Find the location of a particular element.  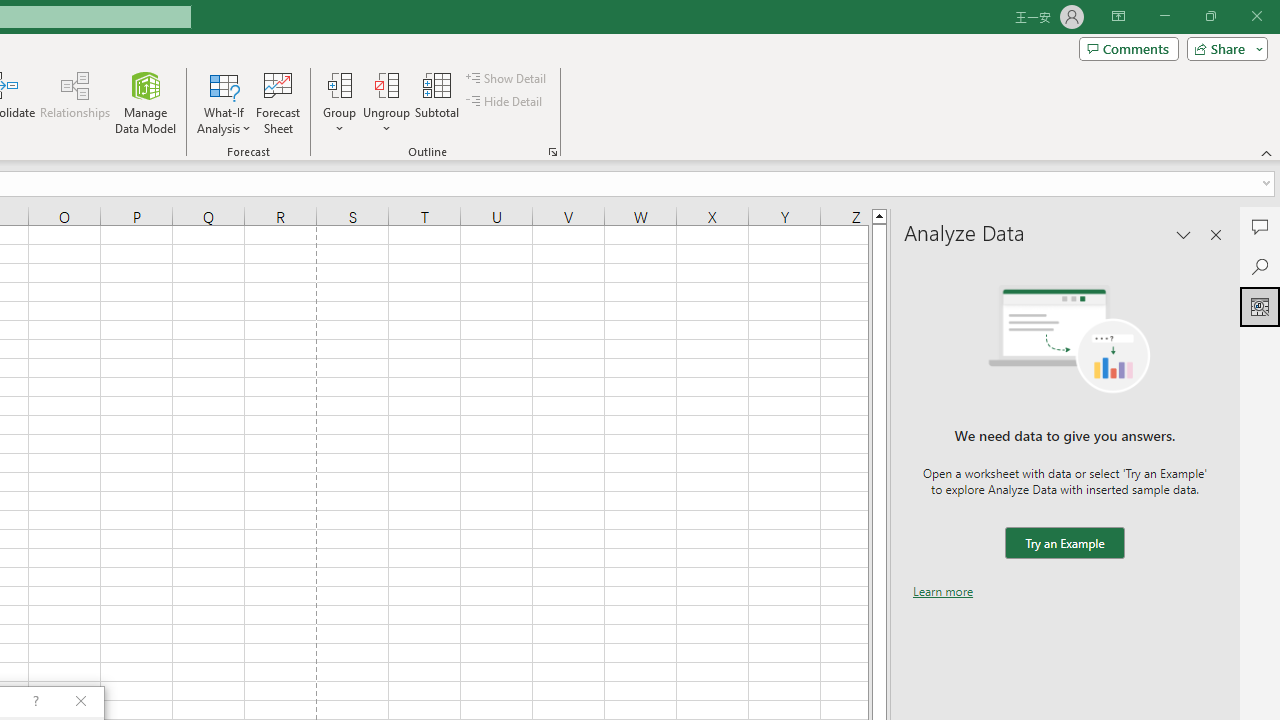

'Relationships' is located at coordinates (75, 103).